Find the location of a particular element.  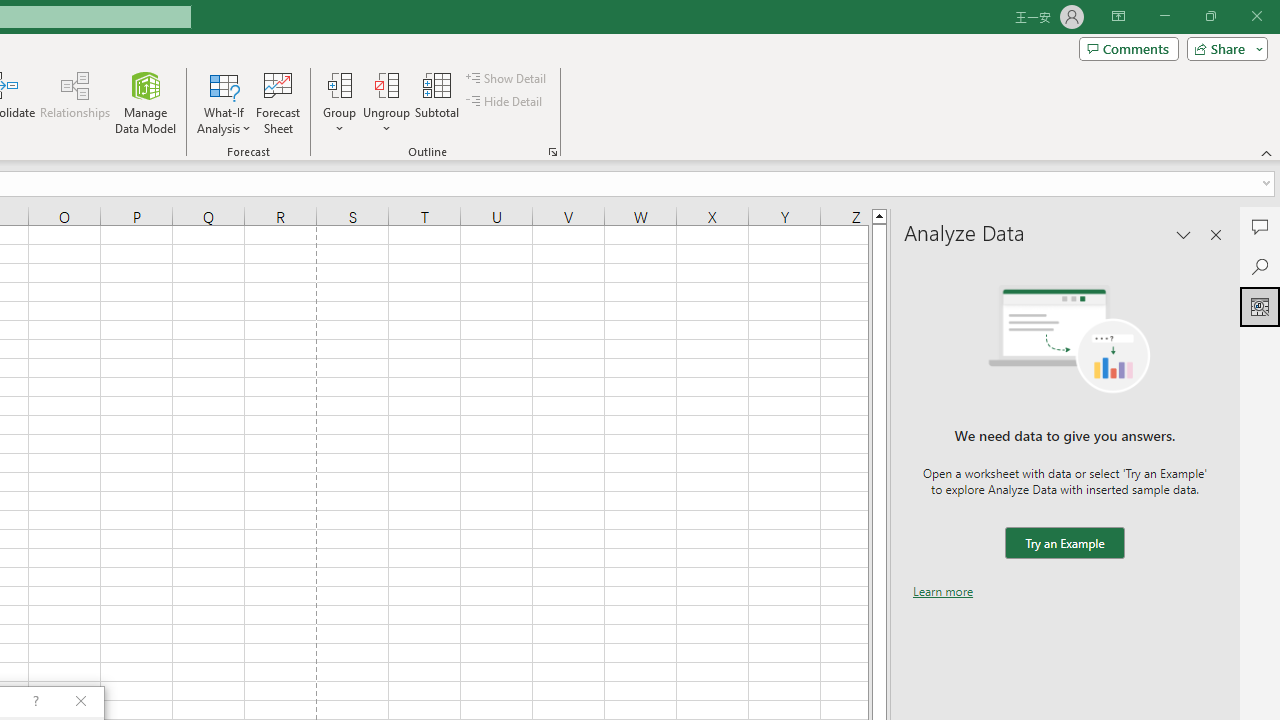

'Relationships' is located at coordinates (75, 103).